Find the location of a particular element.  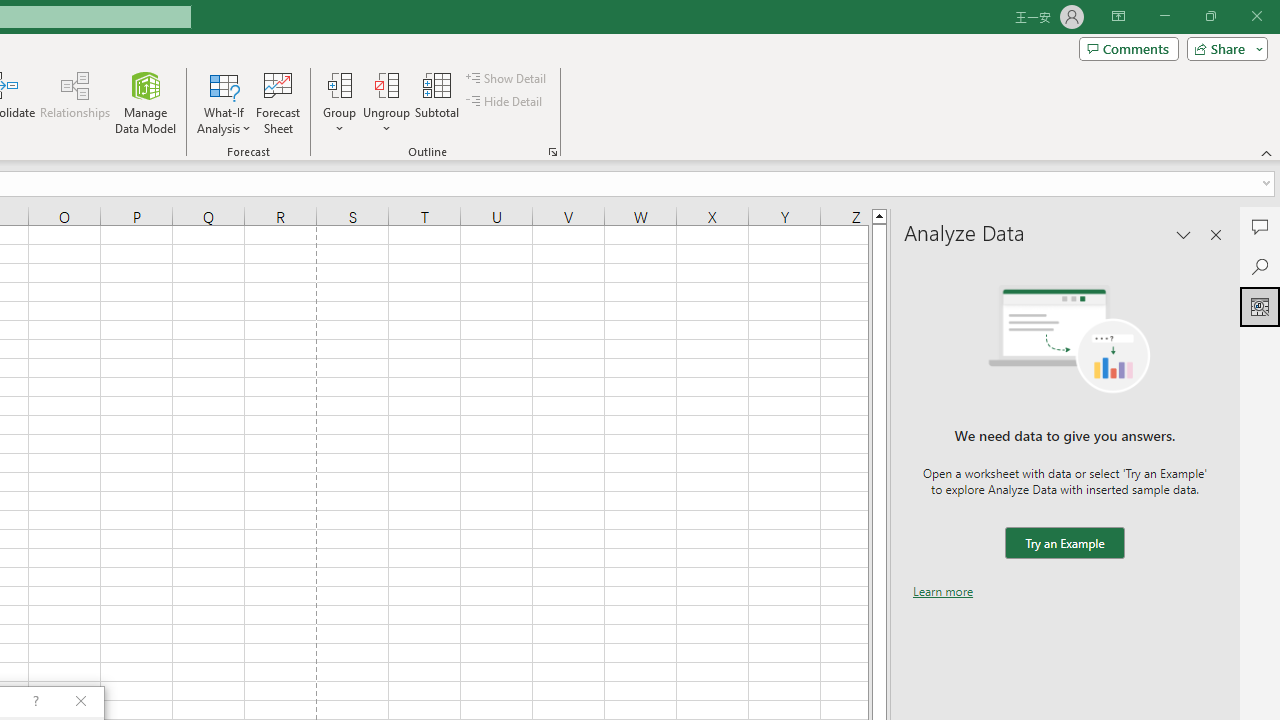

'Relationships' is located at coordinates (75, 103).